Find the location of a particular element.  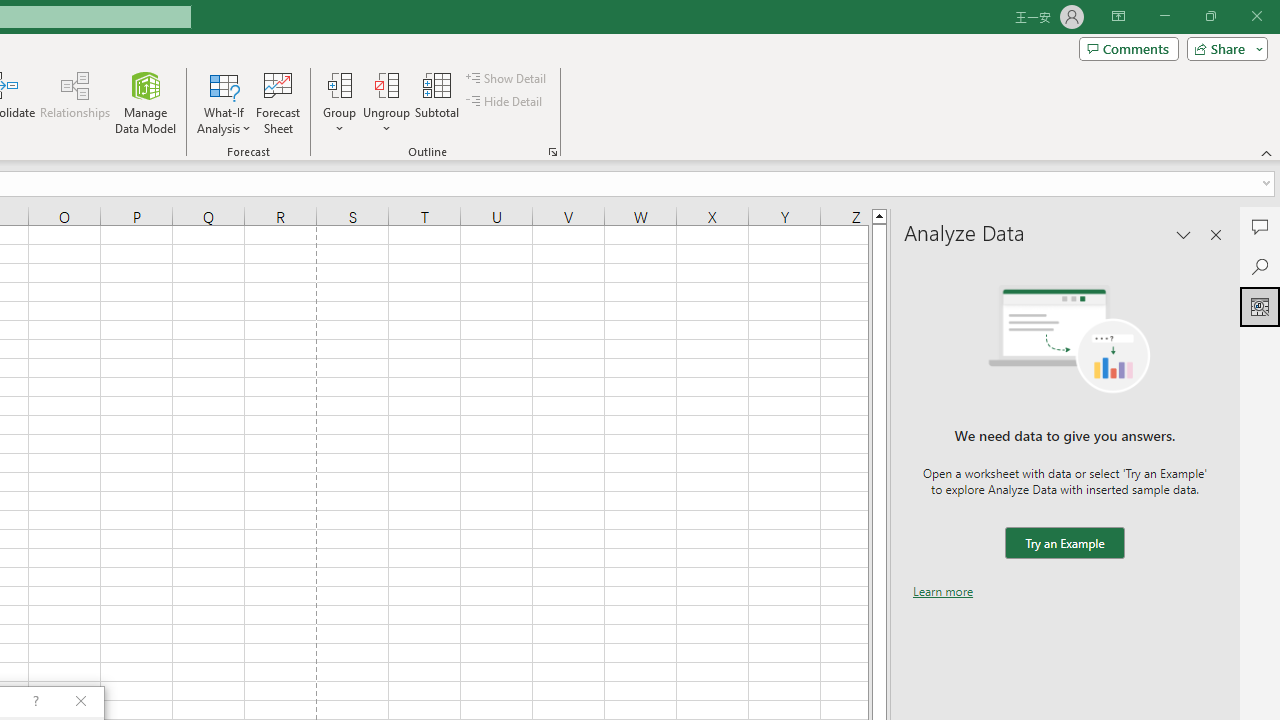

'Relationships' is located at coordinates (75, 103).